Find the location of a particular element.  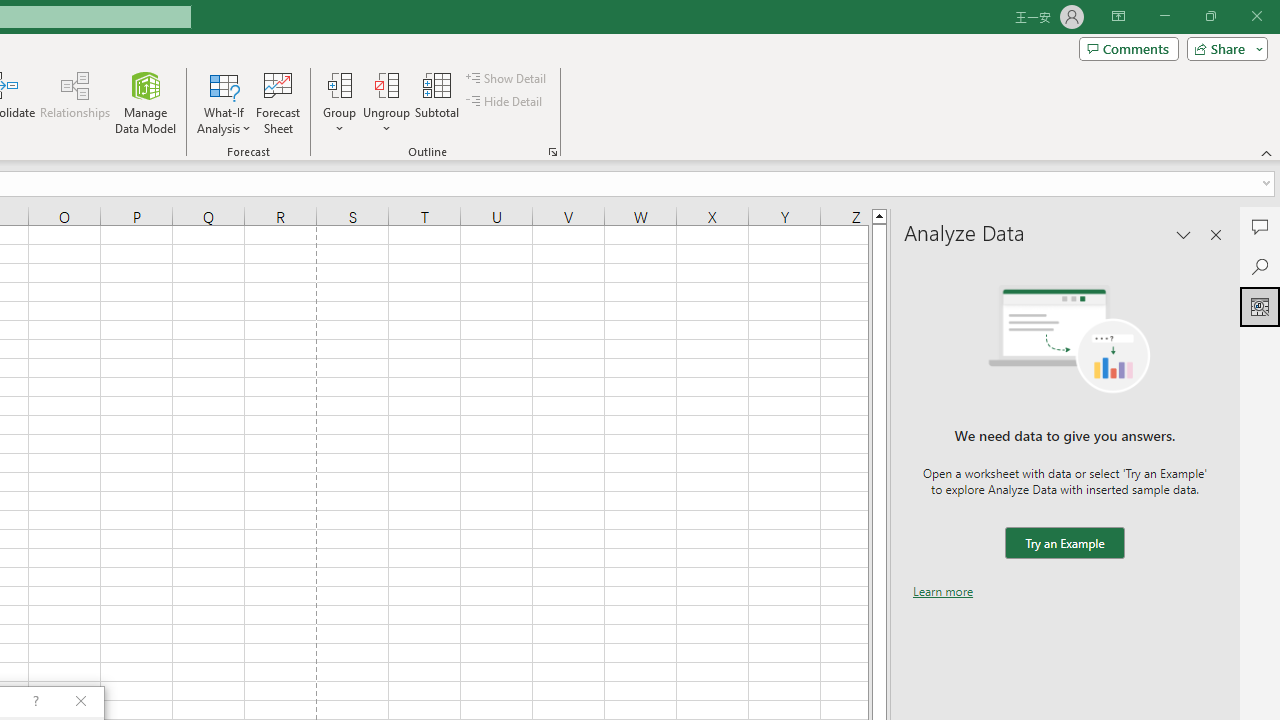

'Relationships' is located at coordinates (75, 103).